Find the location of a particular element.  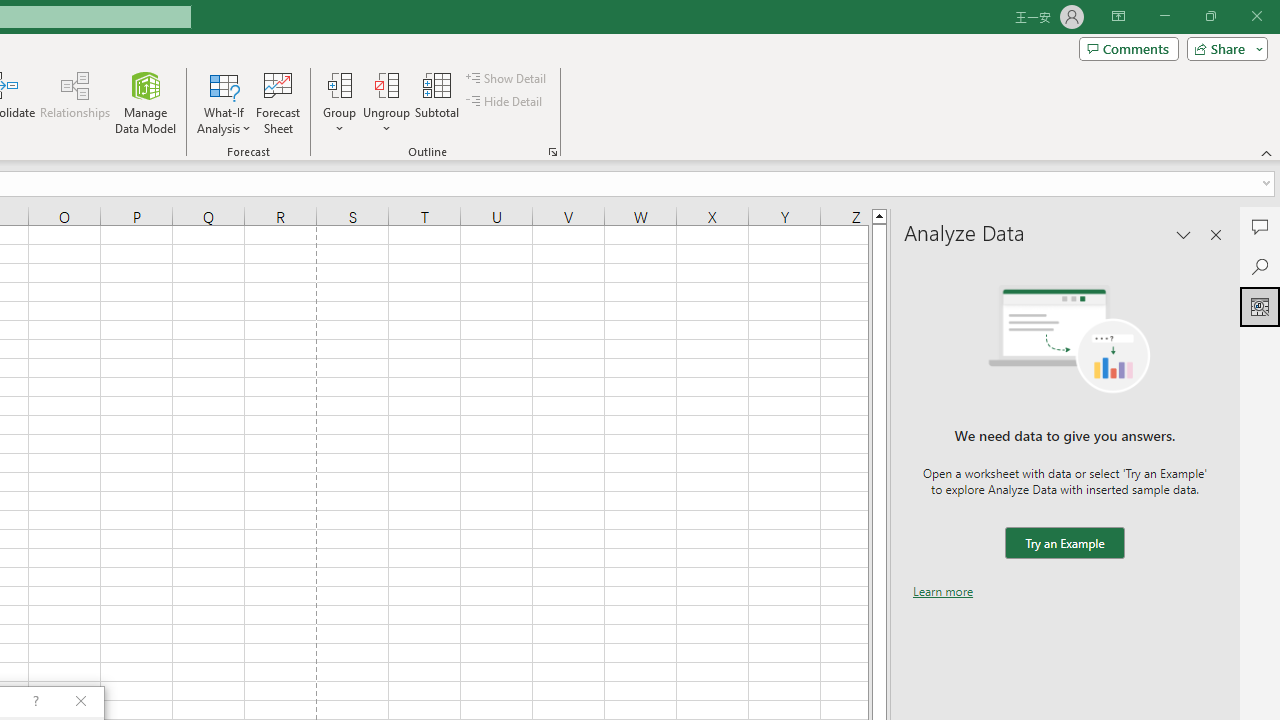

'Relationships' is located at coordinates (75, 103).